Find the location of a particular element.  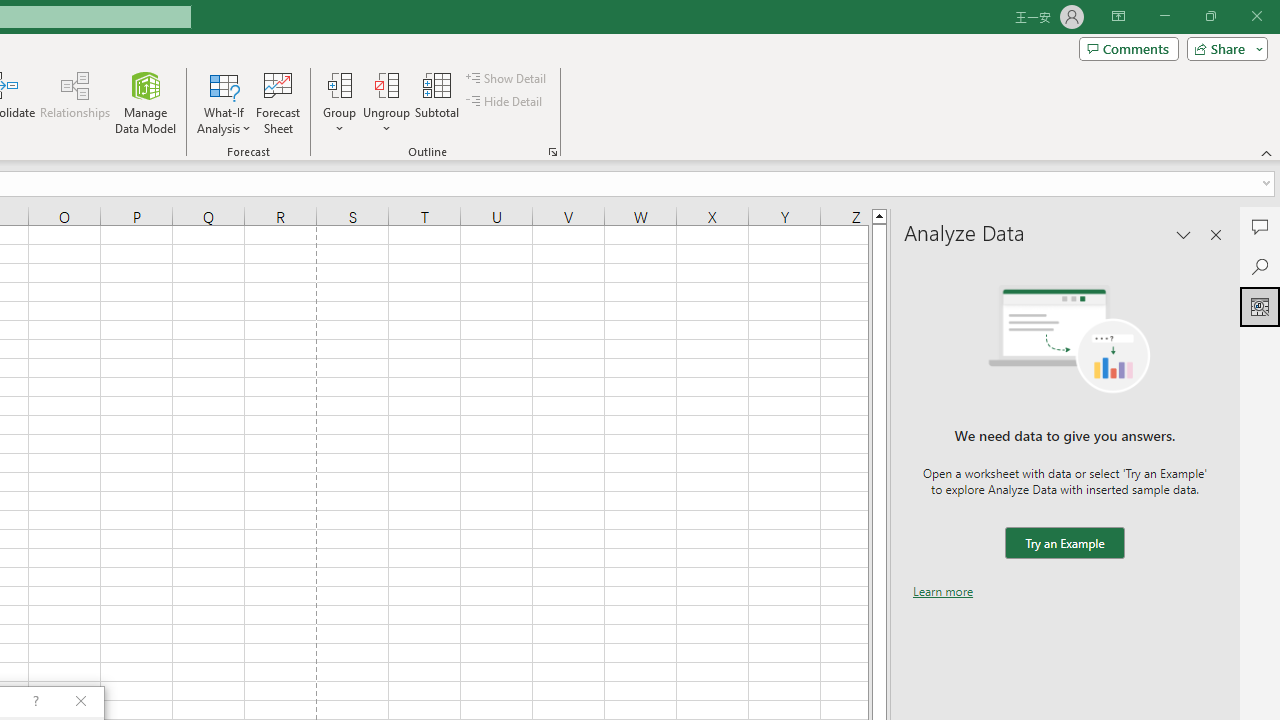

'Relationships' is located at coordinates (75, 103).